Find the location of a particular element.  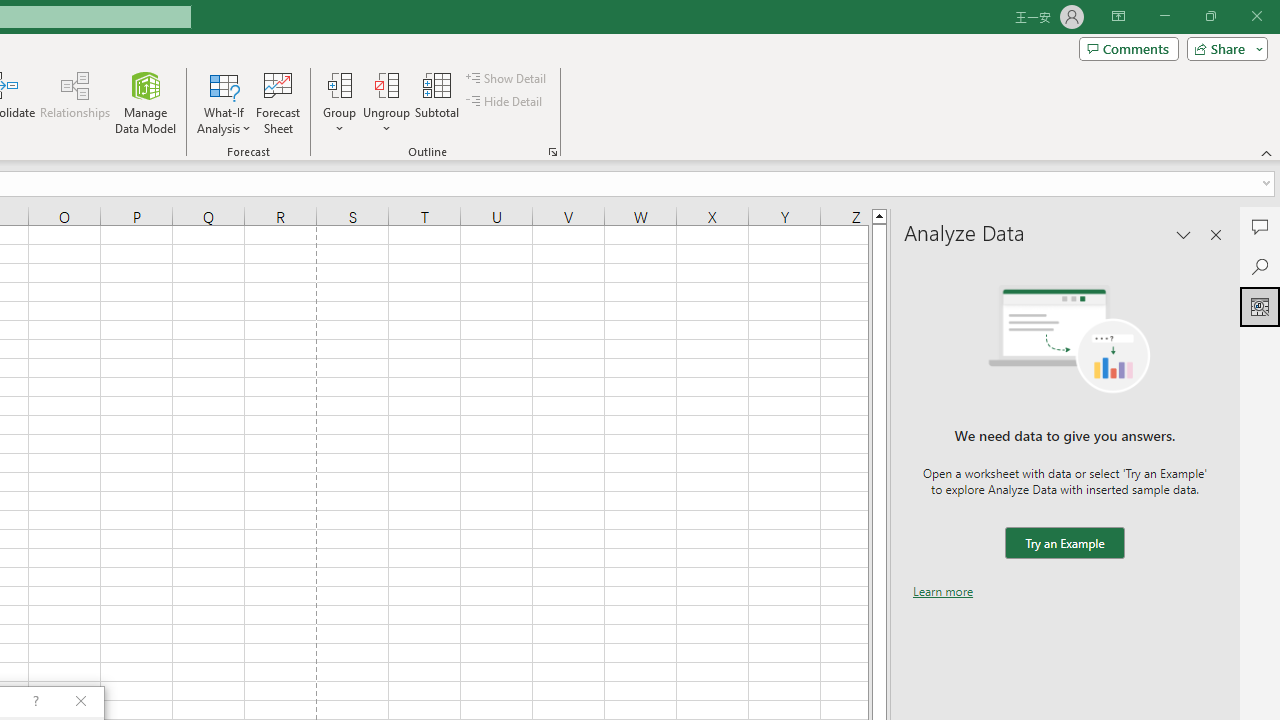

'Relationships' is located at coordinates (75, 103).